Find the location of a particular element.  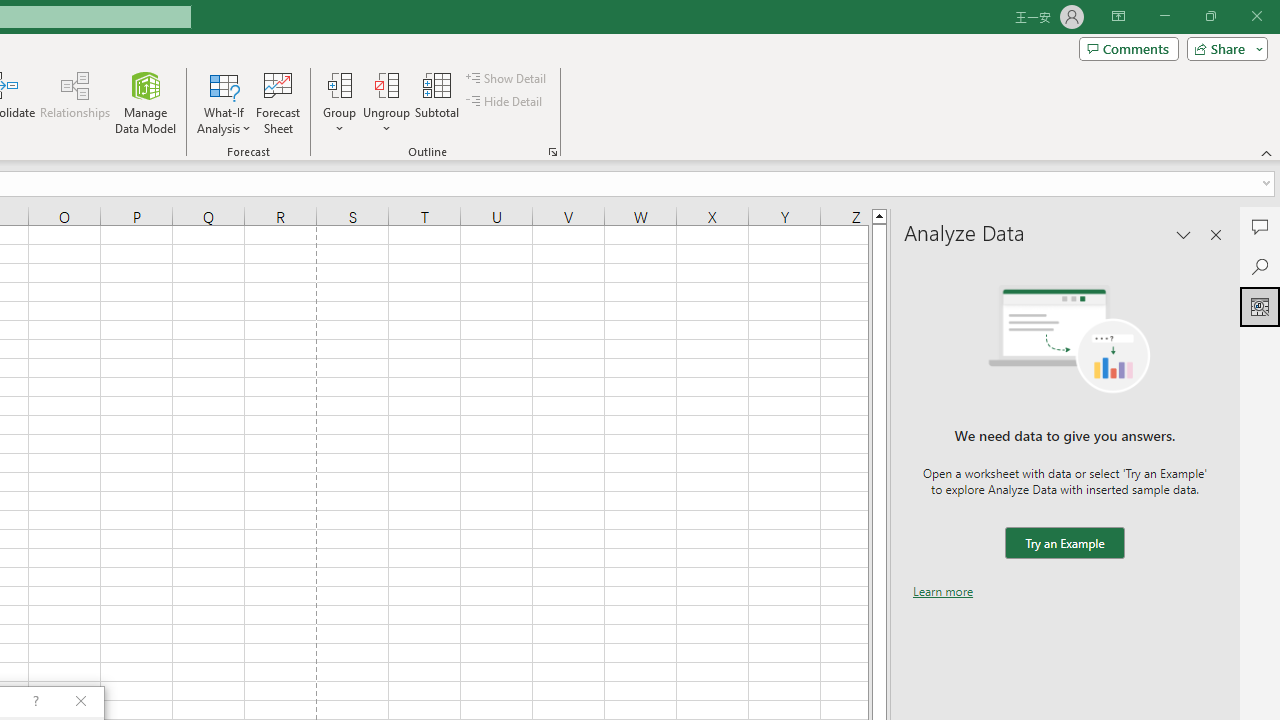

'Relationships' is located at coordinates (75, 103).